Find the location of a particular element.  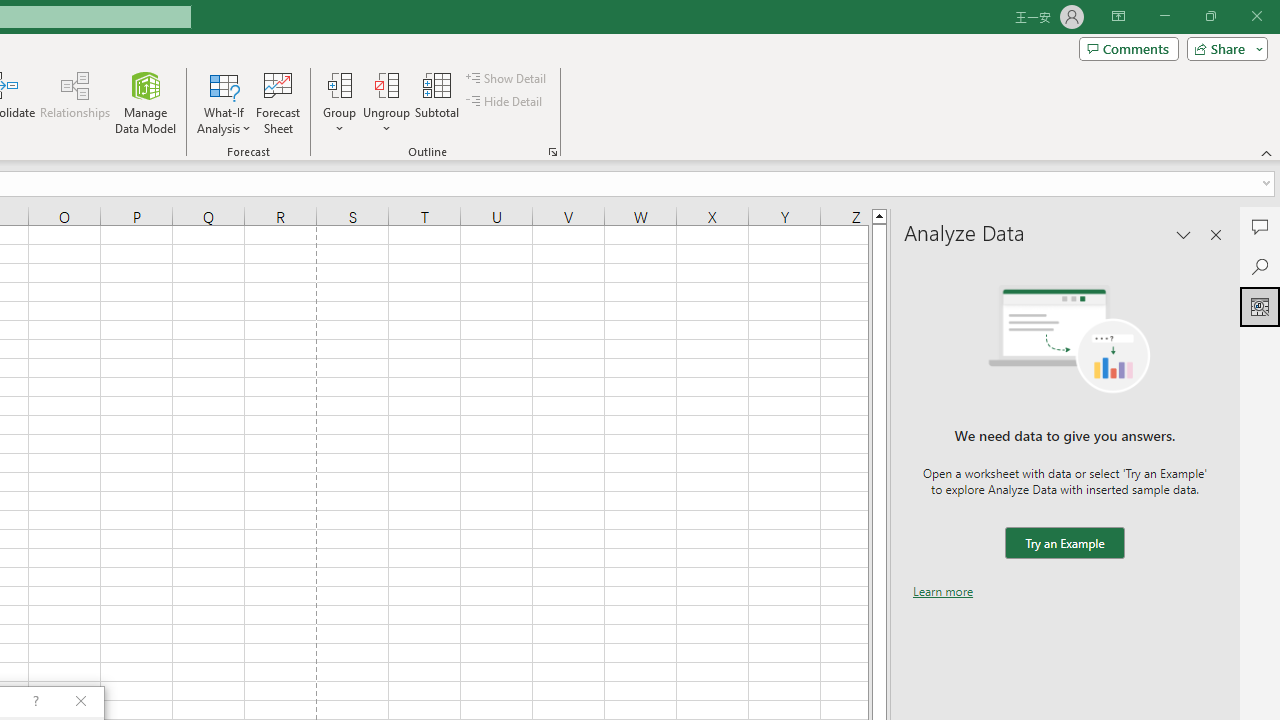

'Relationships' is located at coordinates (75, 103).